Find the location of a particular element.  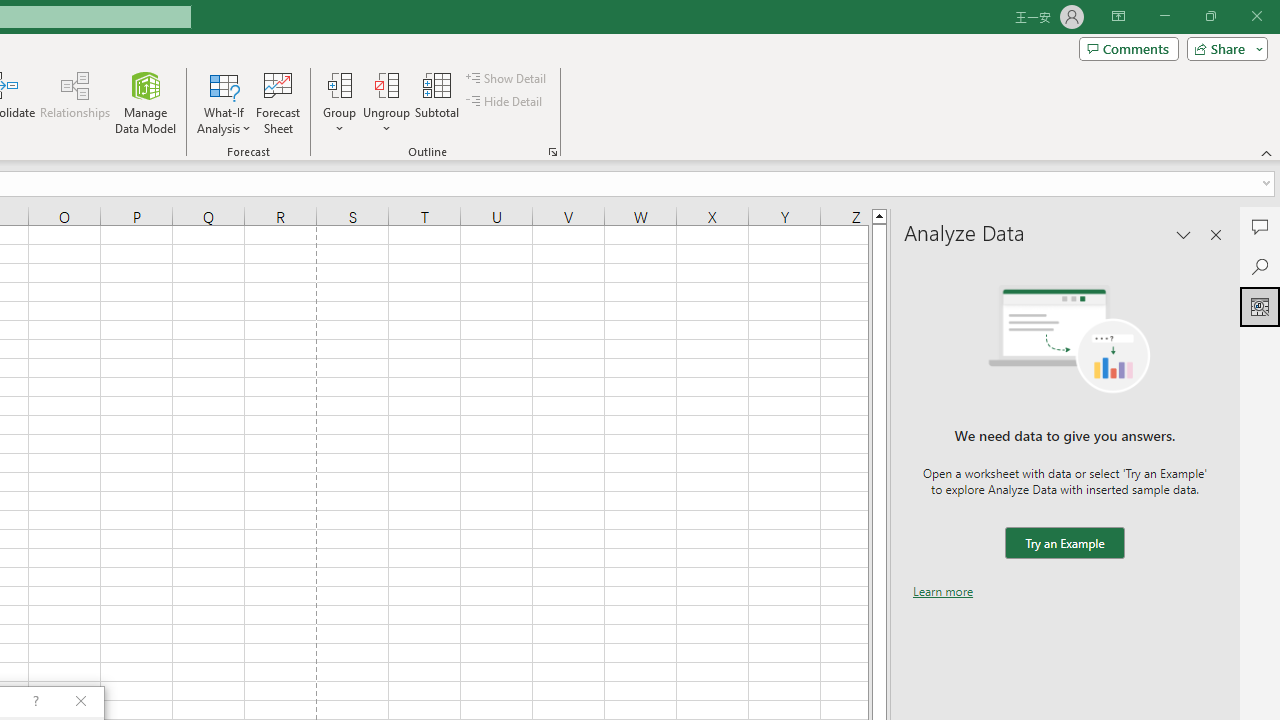

'Relationships' is located at coordinates (75, 103).